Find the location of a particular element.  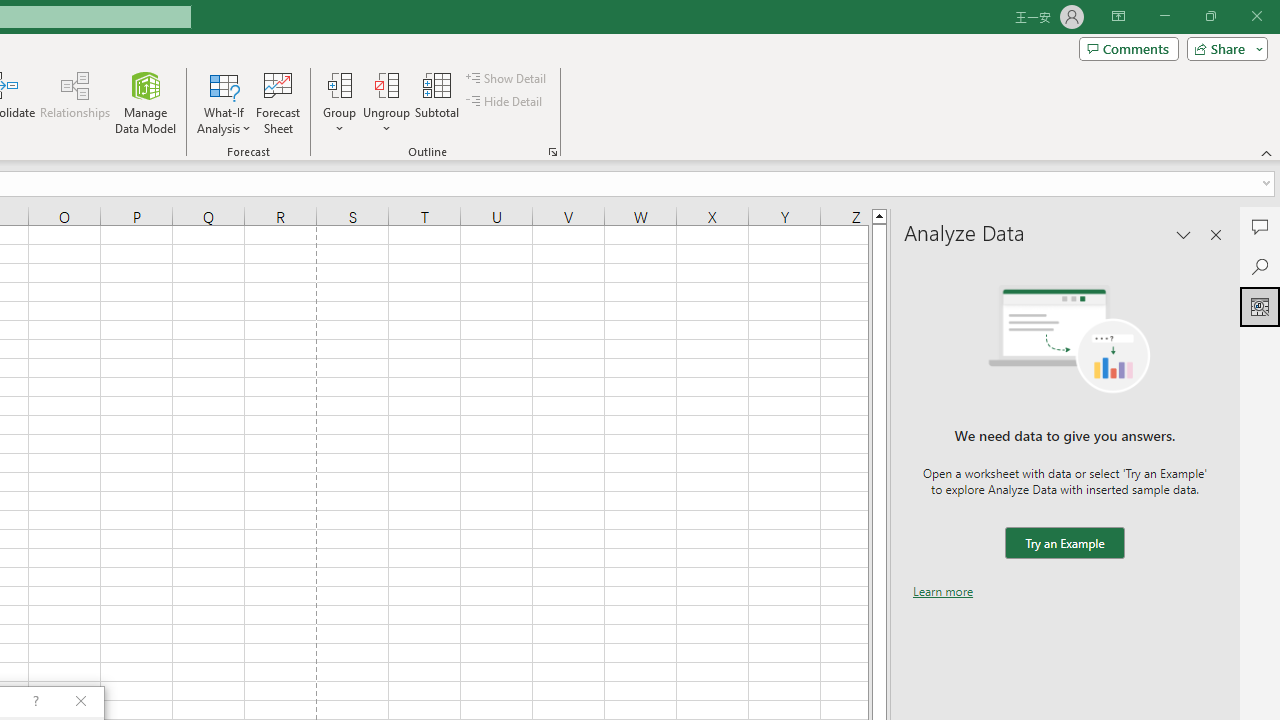

'Relationships' is located at coordinates (75, 103).